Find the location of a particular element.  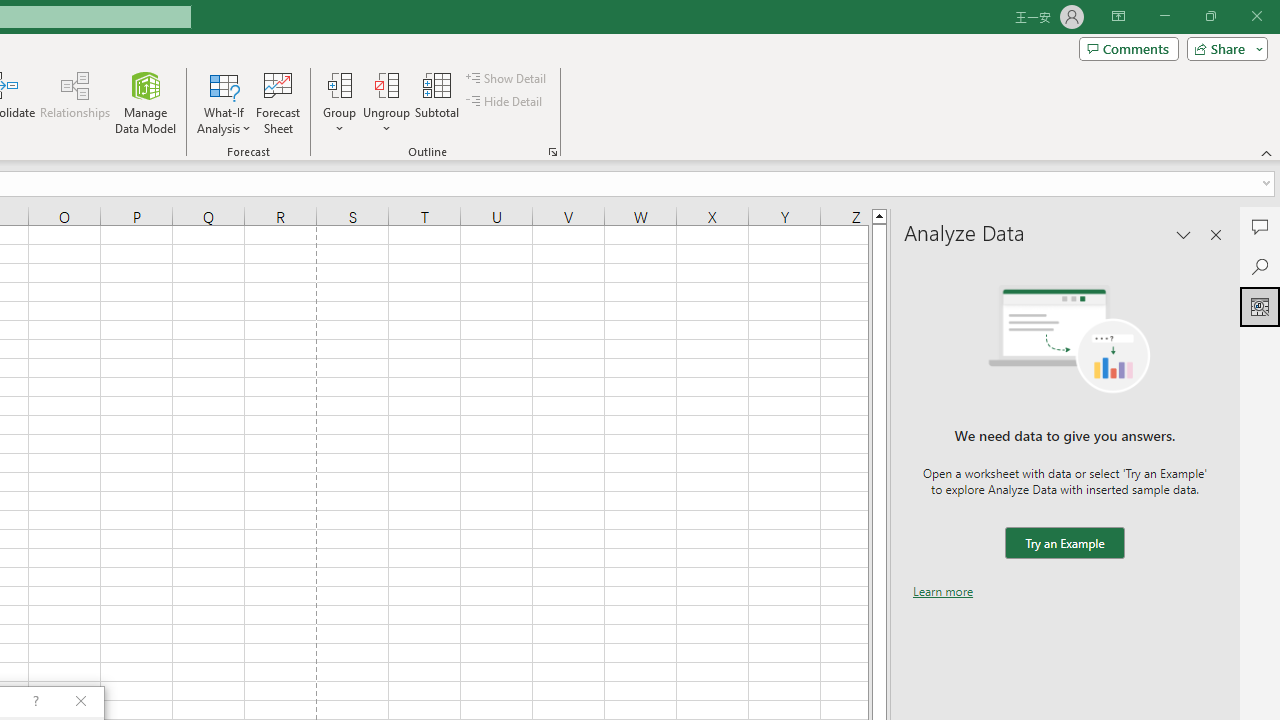

'Relationships' is located at coordinates (75, 103).